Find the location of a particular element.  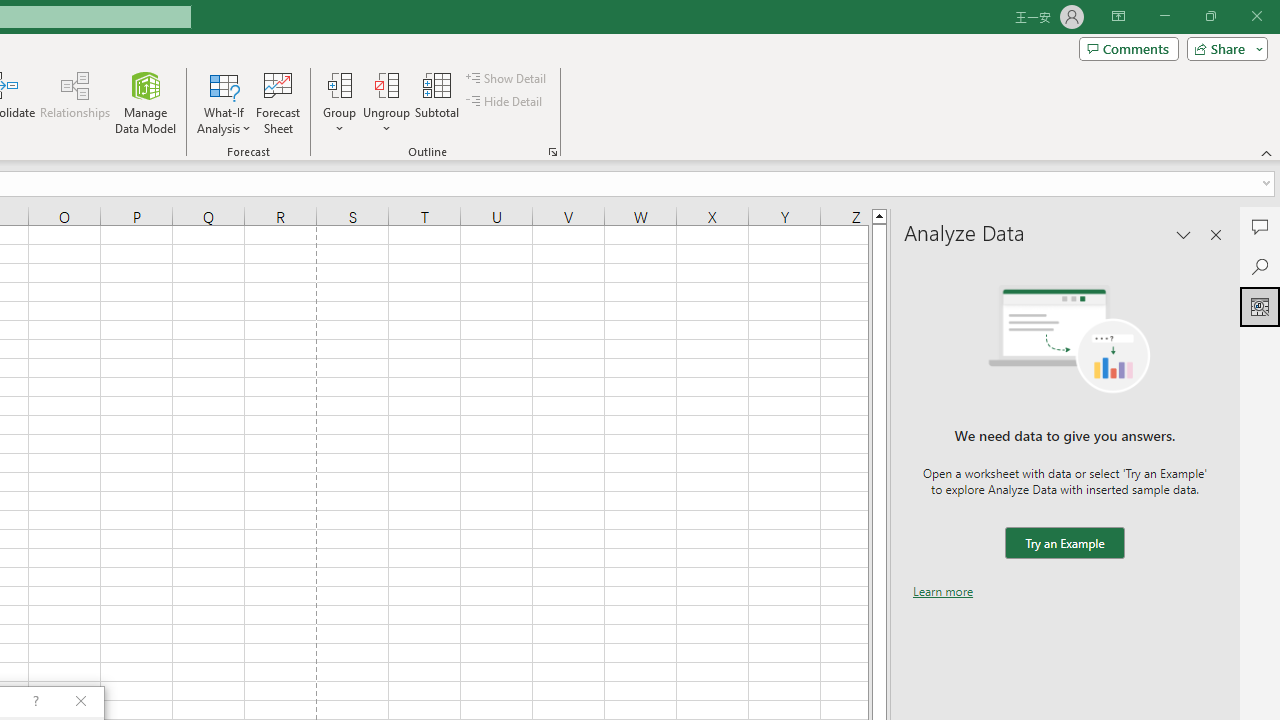

'Relationships' is located at coordinates (75, 103).